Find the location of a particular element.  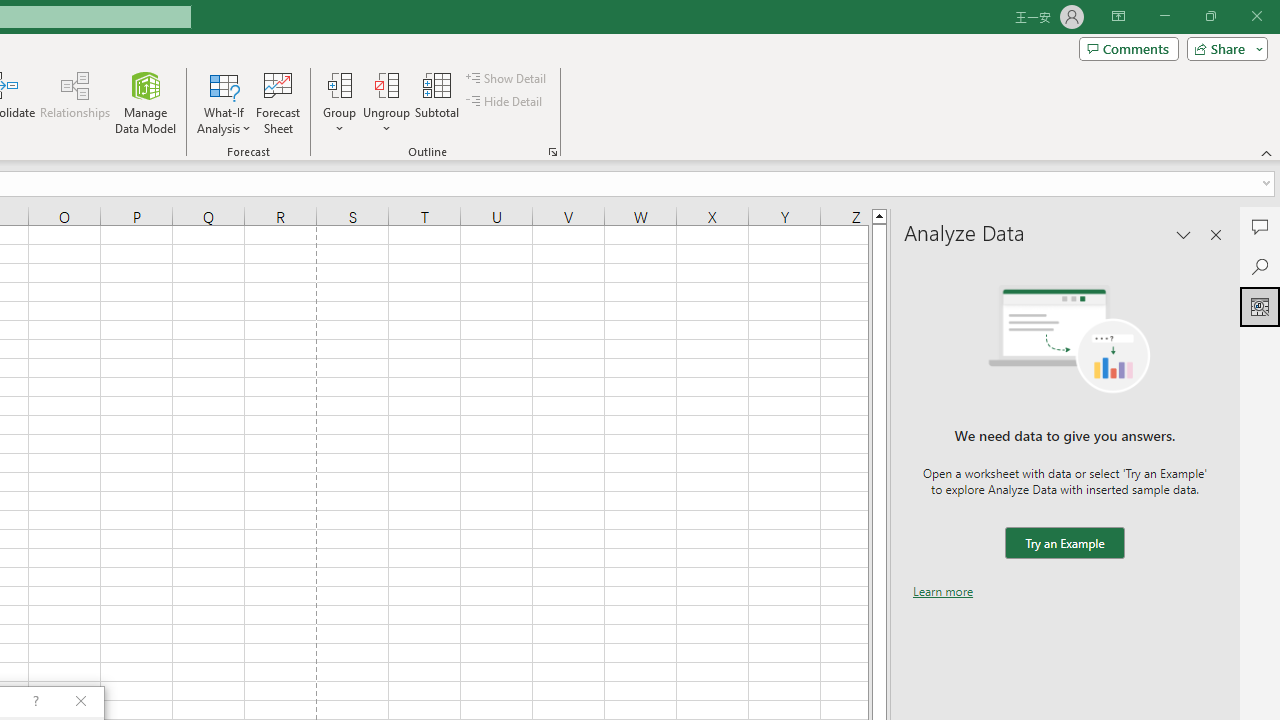

'Relationships' is located at coordinates (75, 103).